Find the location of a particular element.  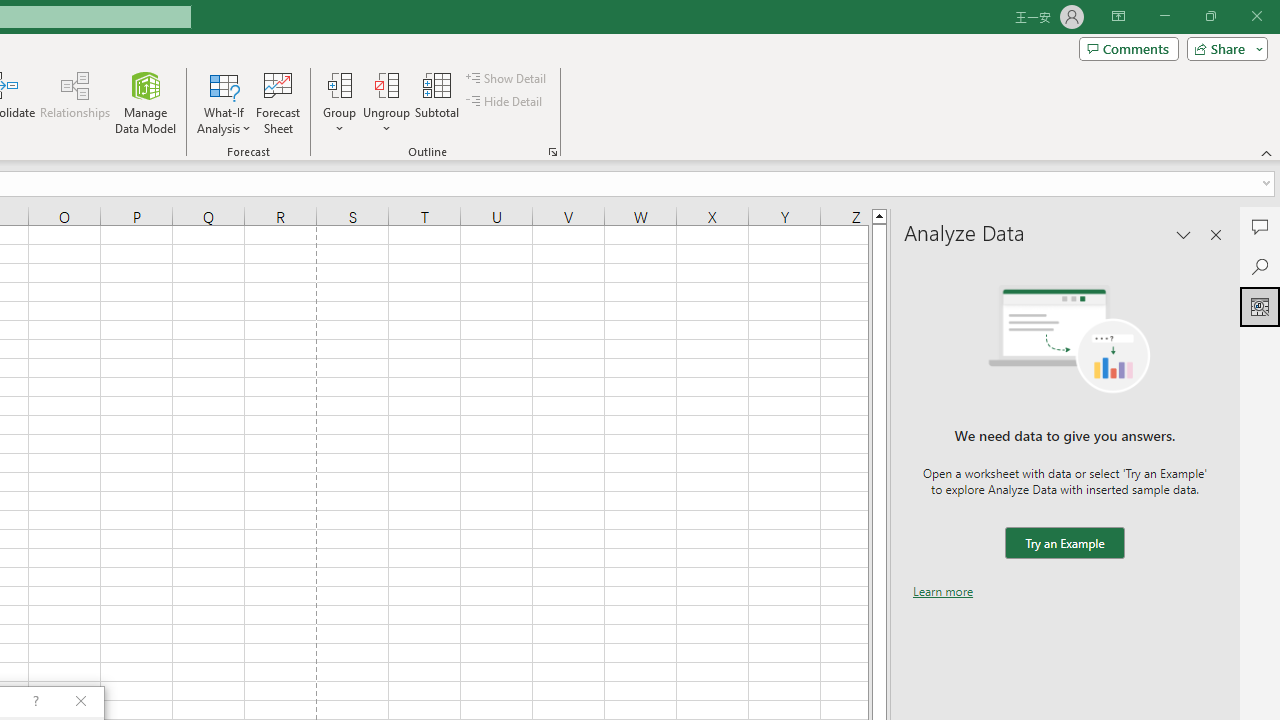

'Relationships' is located at coordinates (75, 103).